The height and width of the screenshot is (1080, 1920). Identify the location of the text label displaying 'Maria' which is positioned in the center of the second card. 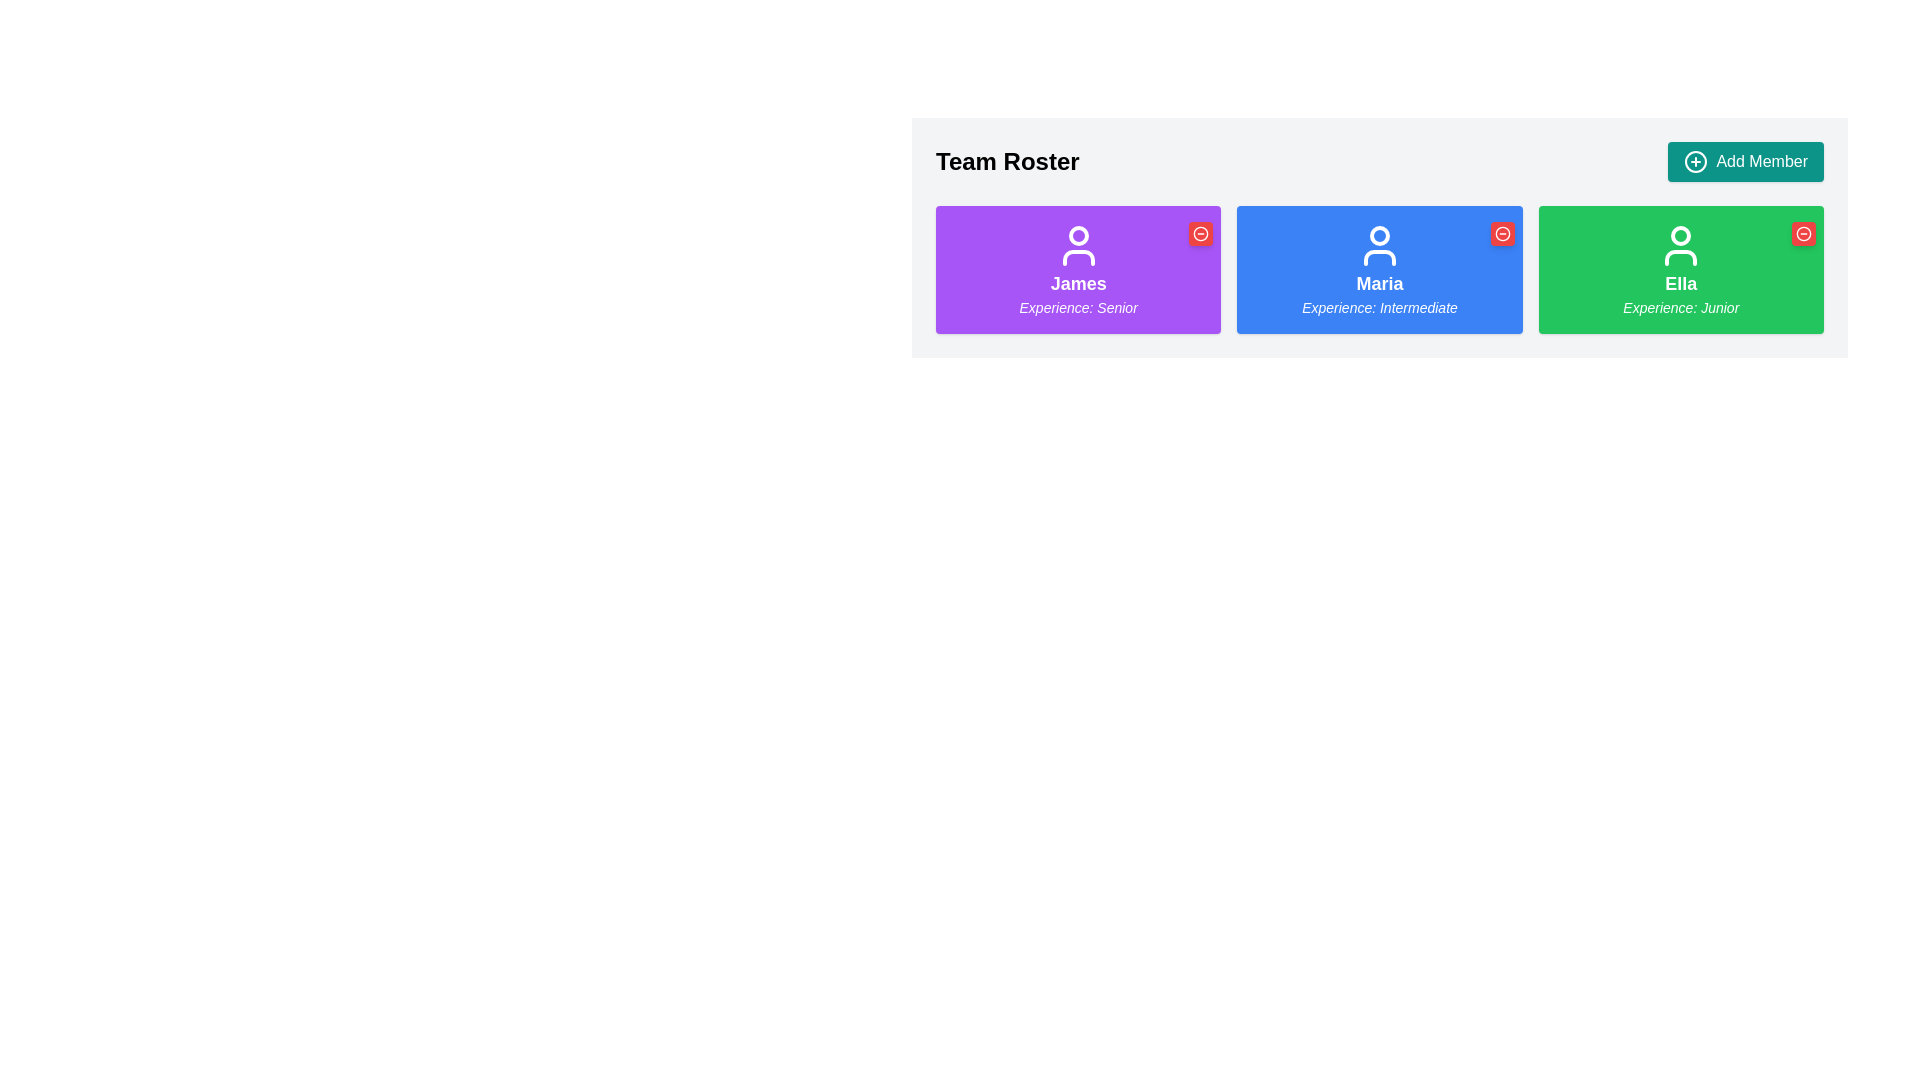
(1378, 284).